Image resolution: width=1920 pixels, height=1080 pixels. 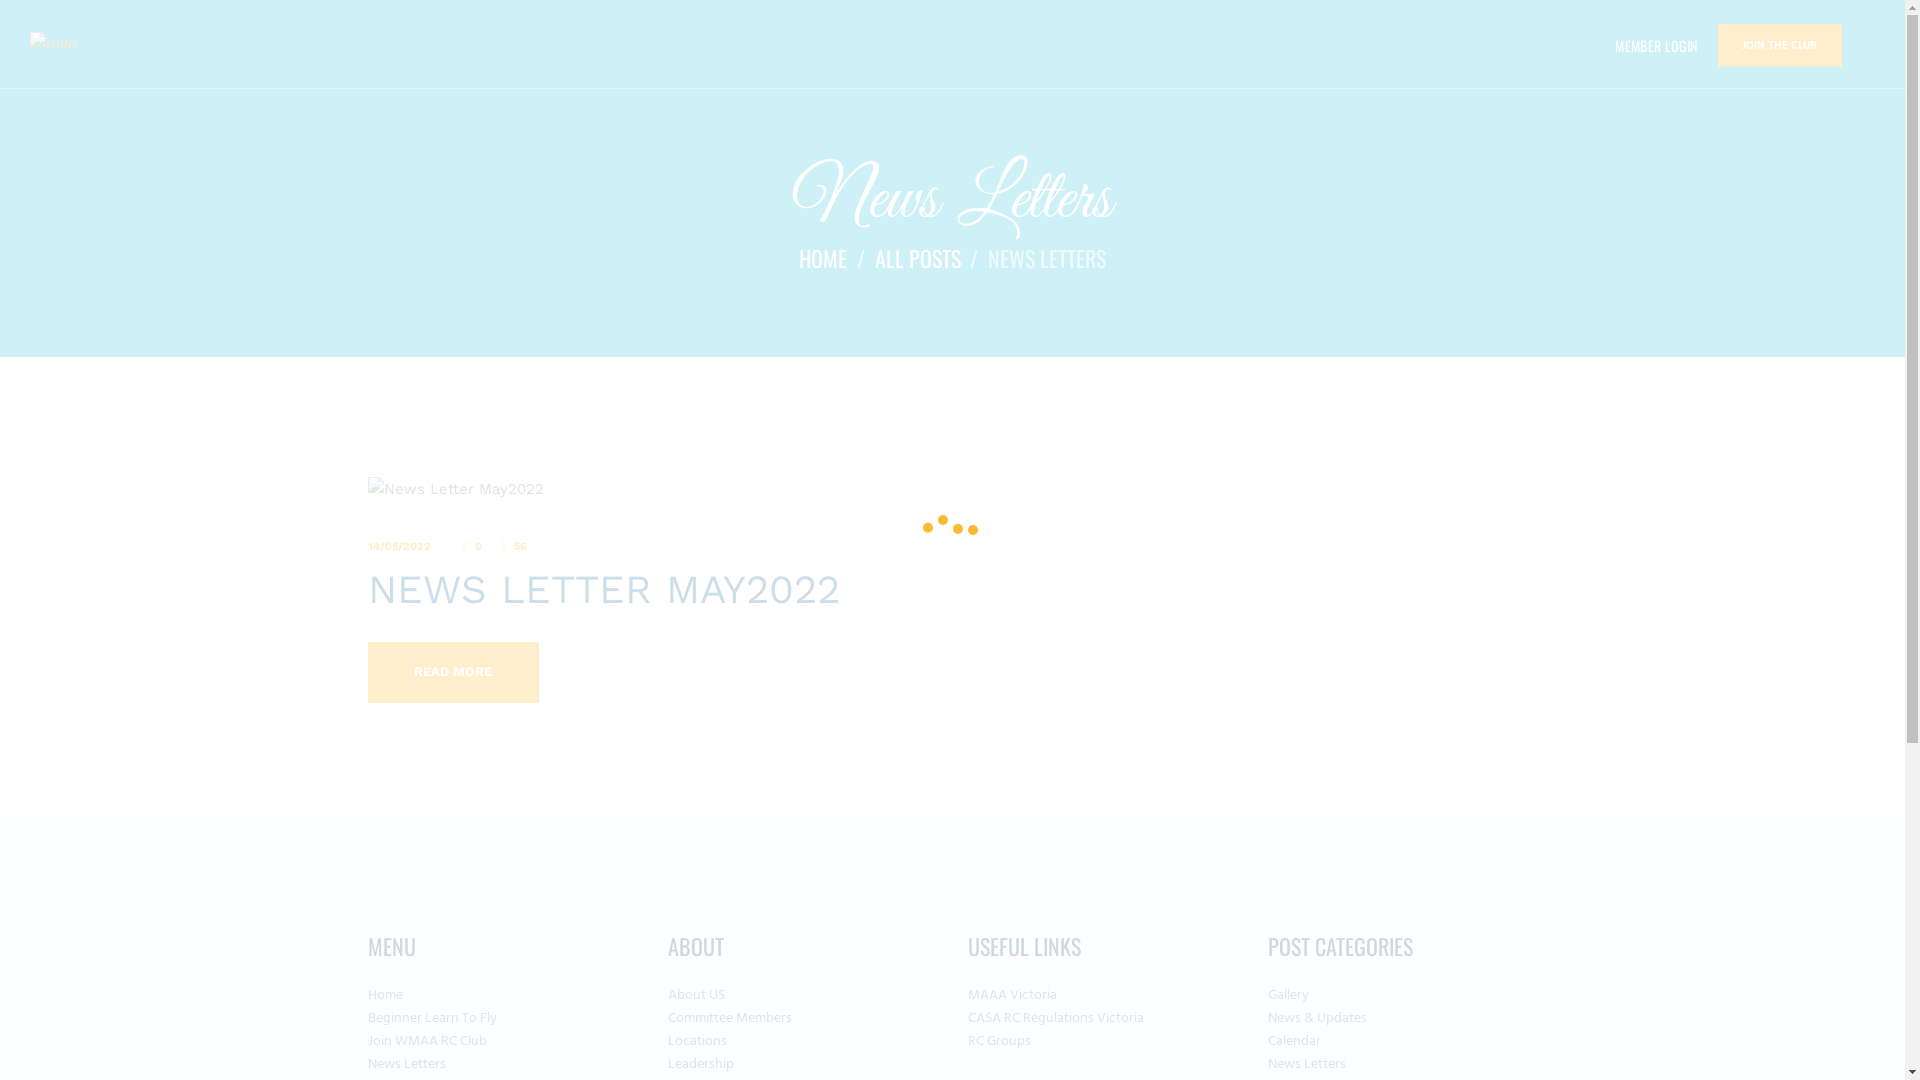 I want to click on 'ALL POSTS', so click(x=915, y=257).